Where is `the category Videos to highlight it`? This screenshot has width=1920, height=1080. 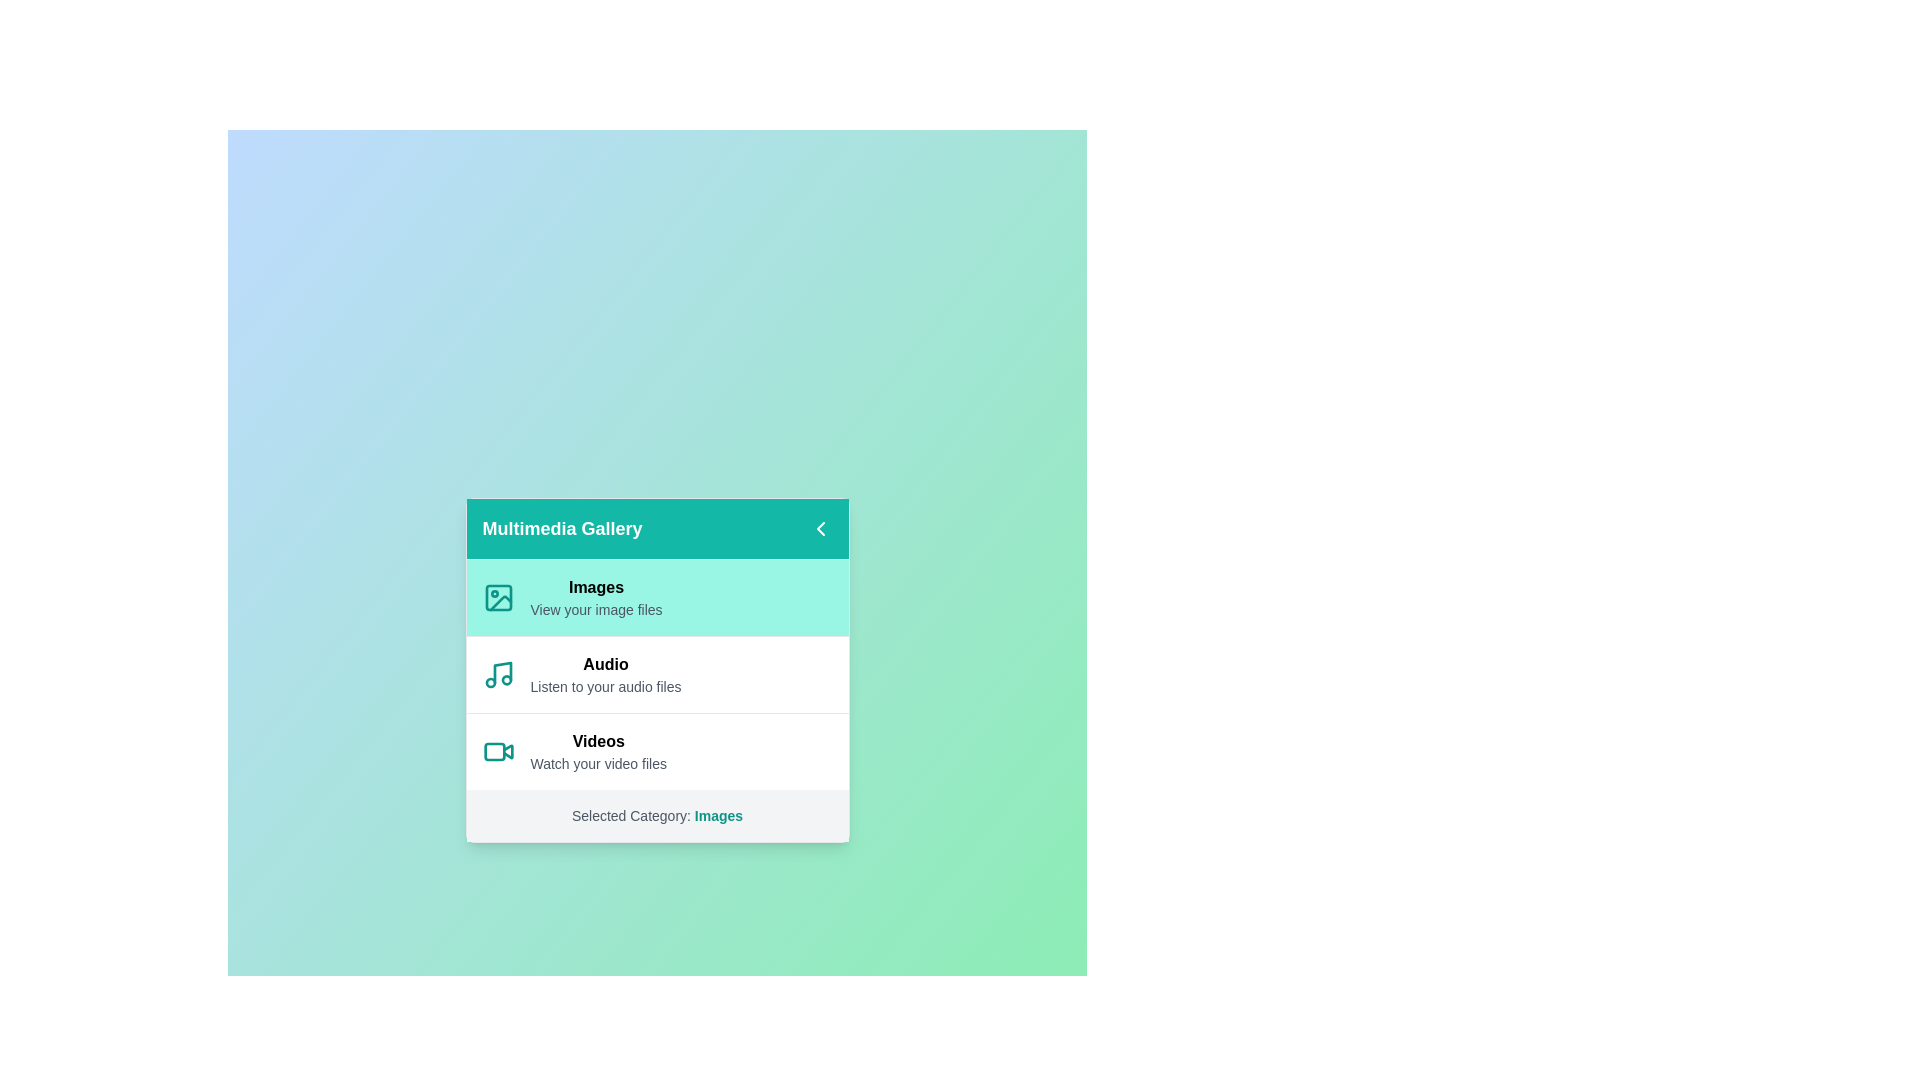 the category Videos to highlight it is located at coordinates (657, 751).